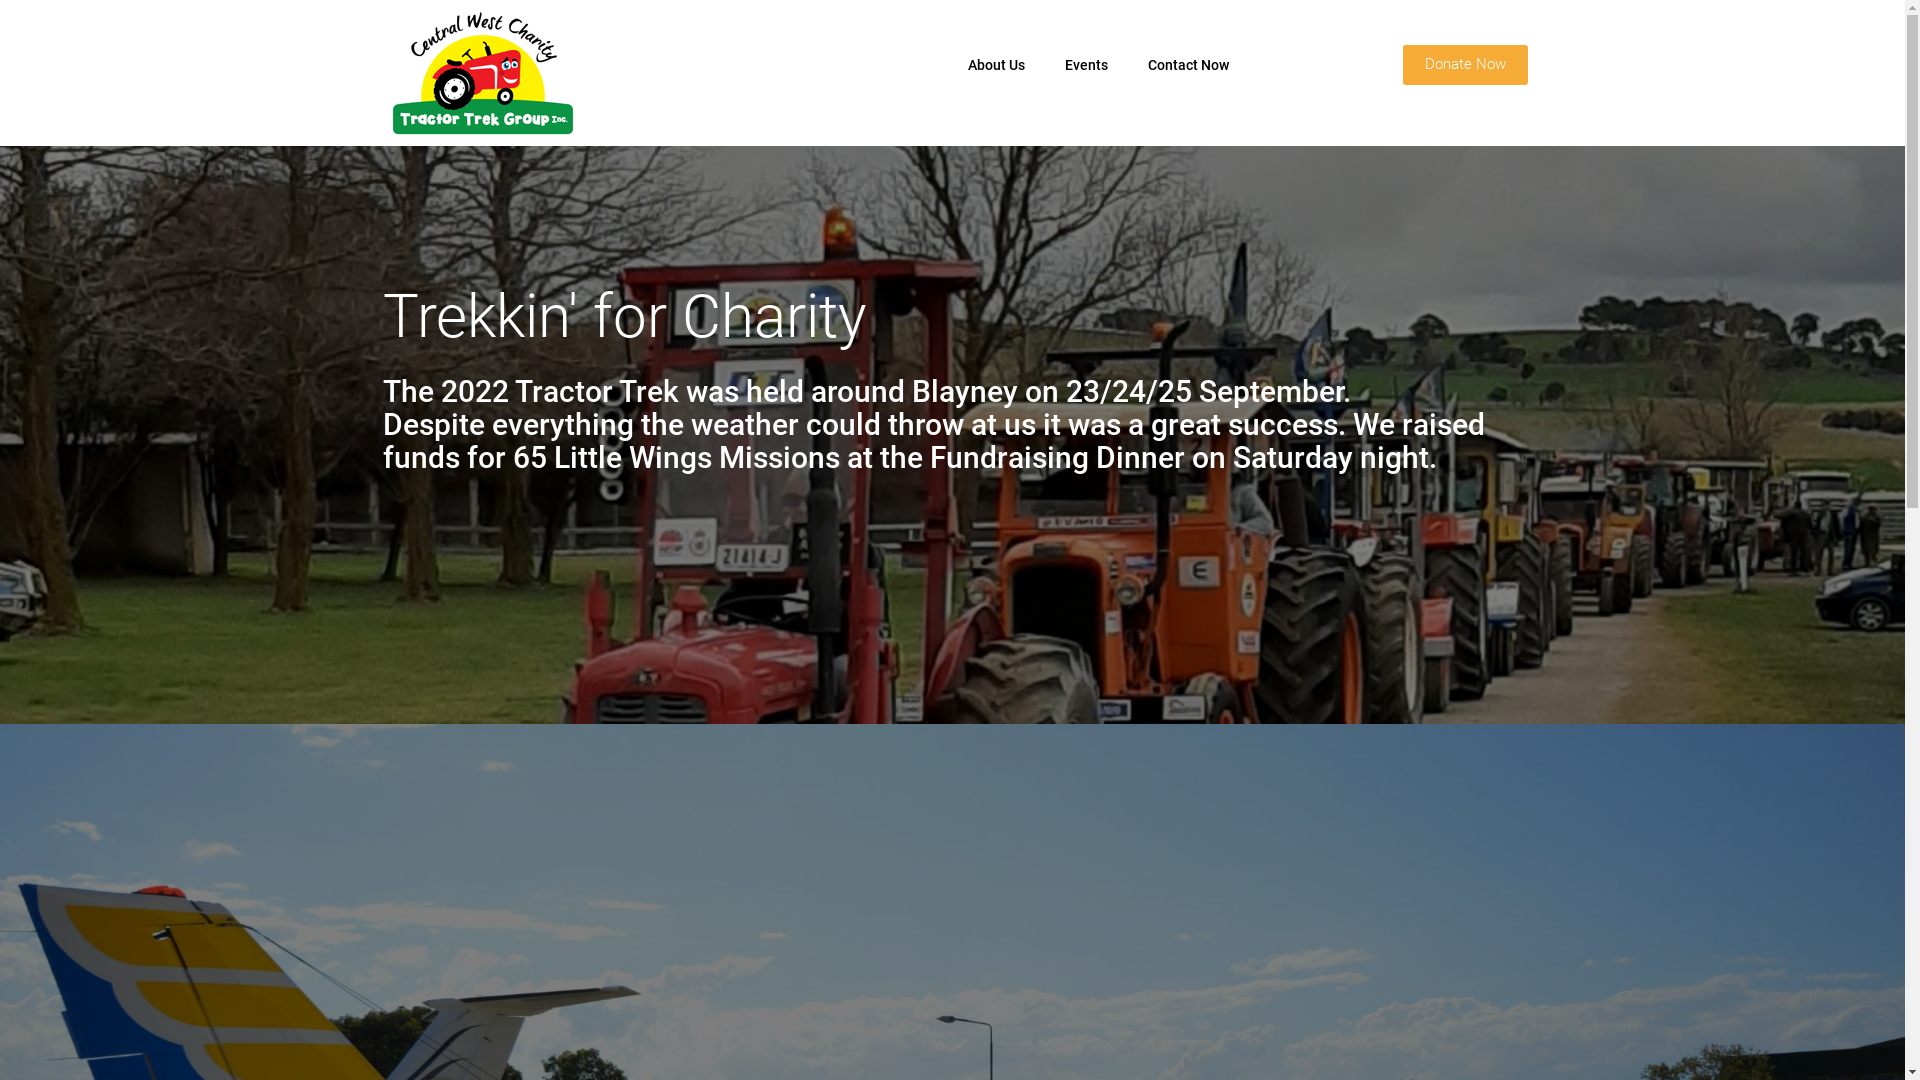  Describe the element at coordinates (996, 64) in the screenshot. I see `'About Us'` at that location.